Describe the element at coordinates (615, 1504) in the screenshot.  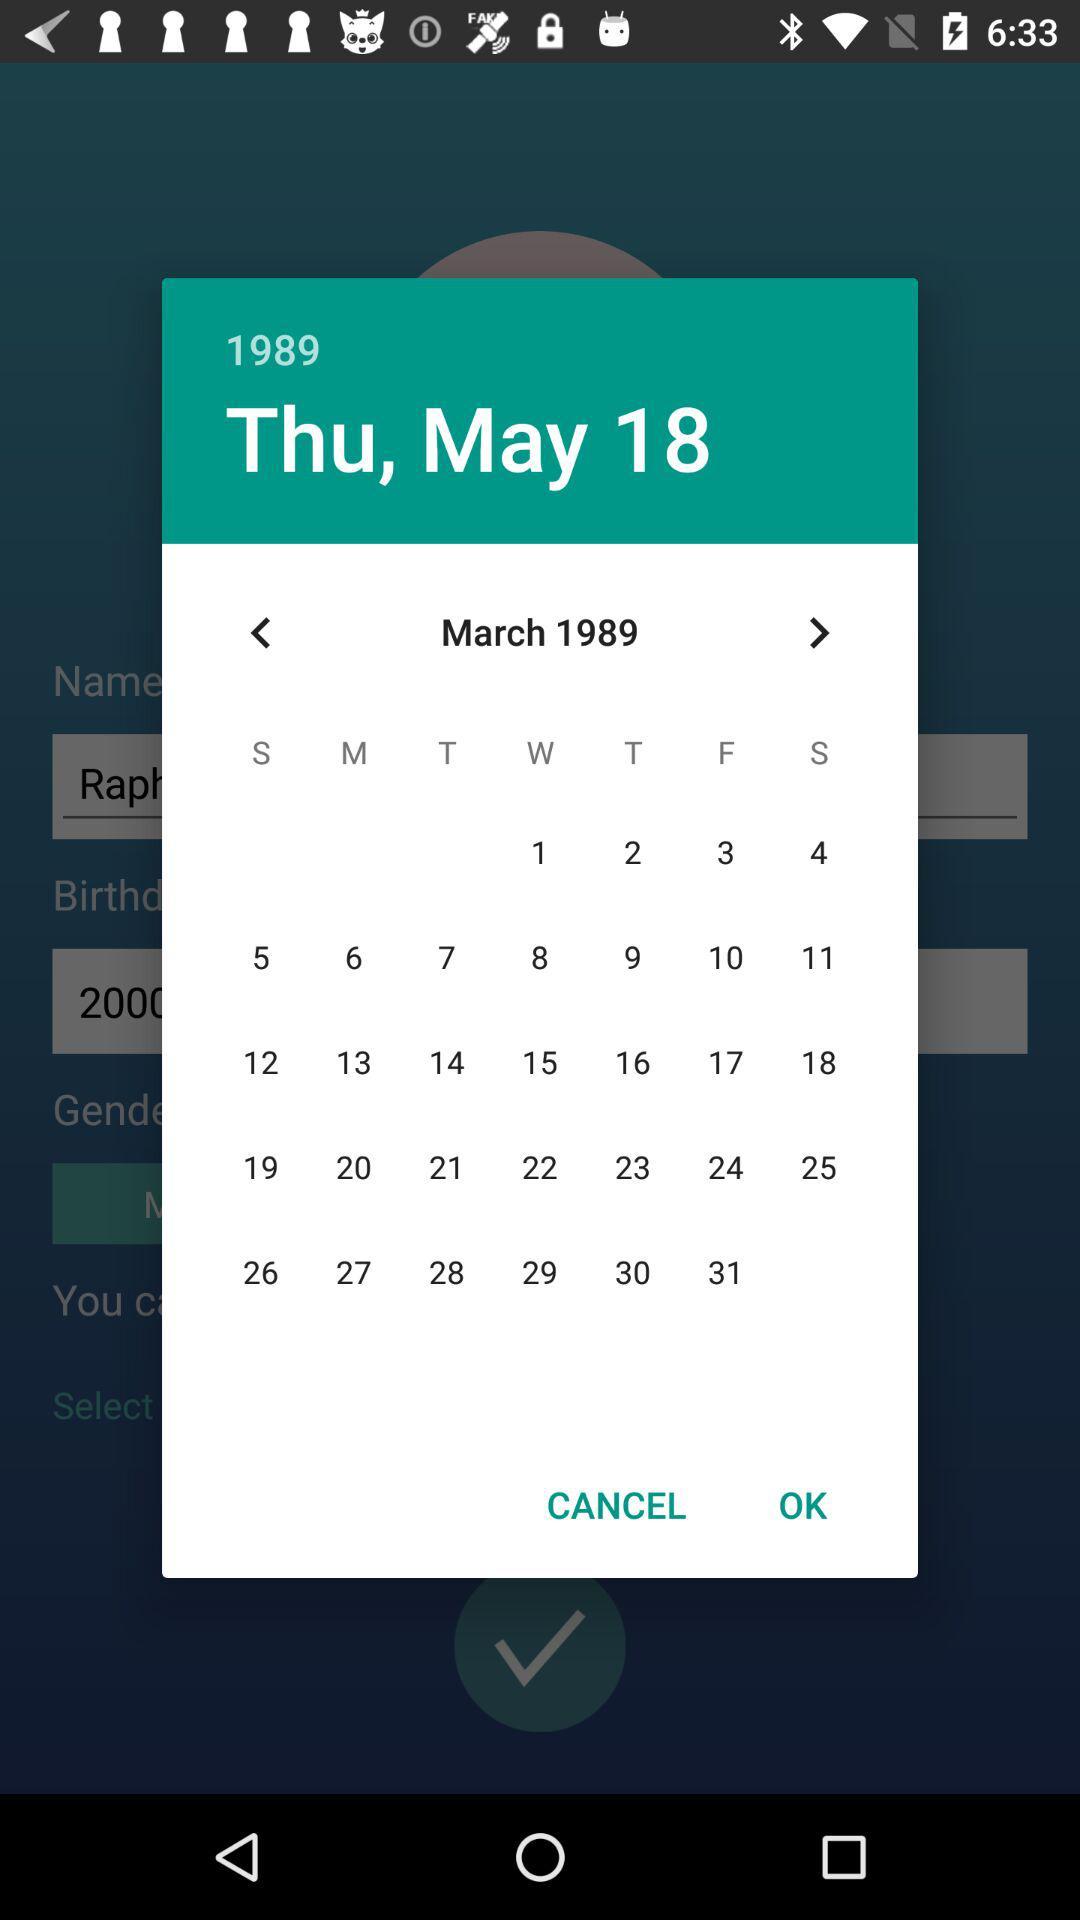
I see `the icon at the bottom` at that location.